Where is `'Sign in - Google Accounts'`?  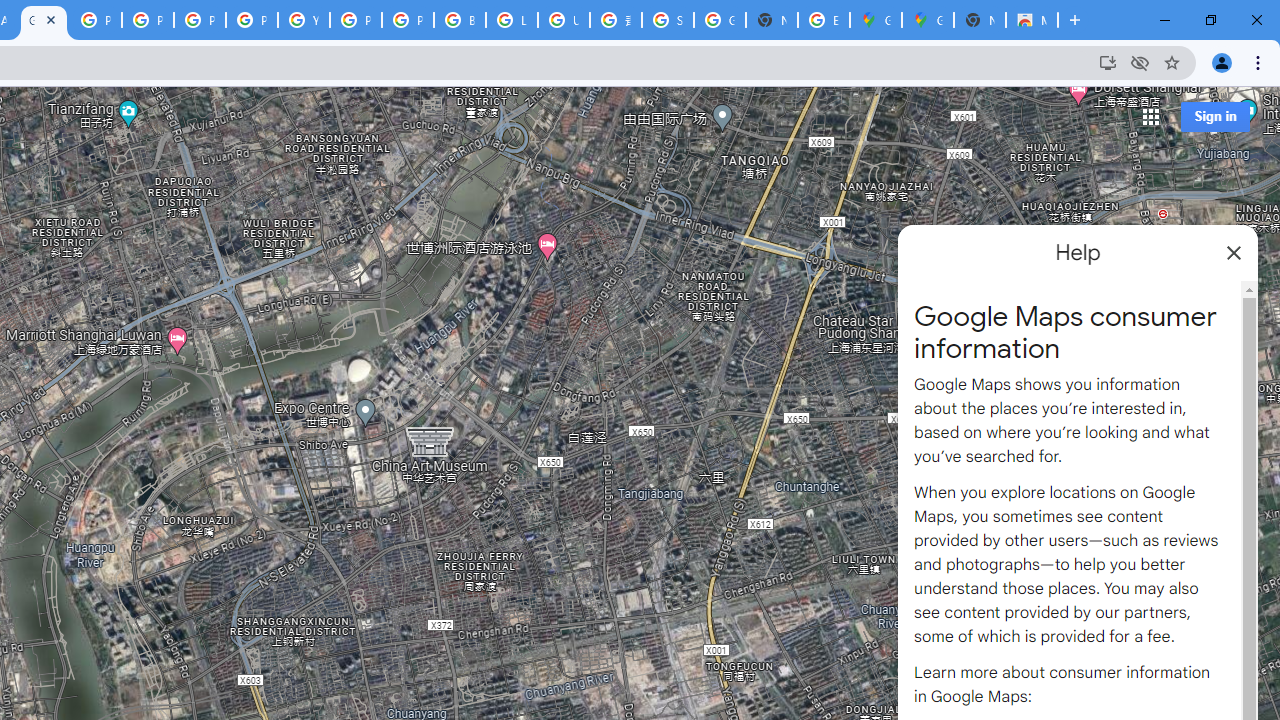
'Sign in - Google Accounts' is located at coordinates (668, 20).